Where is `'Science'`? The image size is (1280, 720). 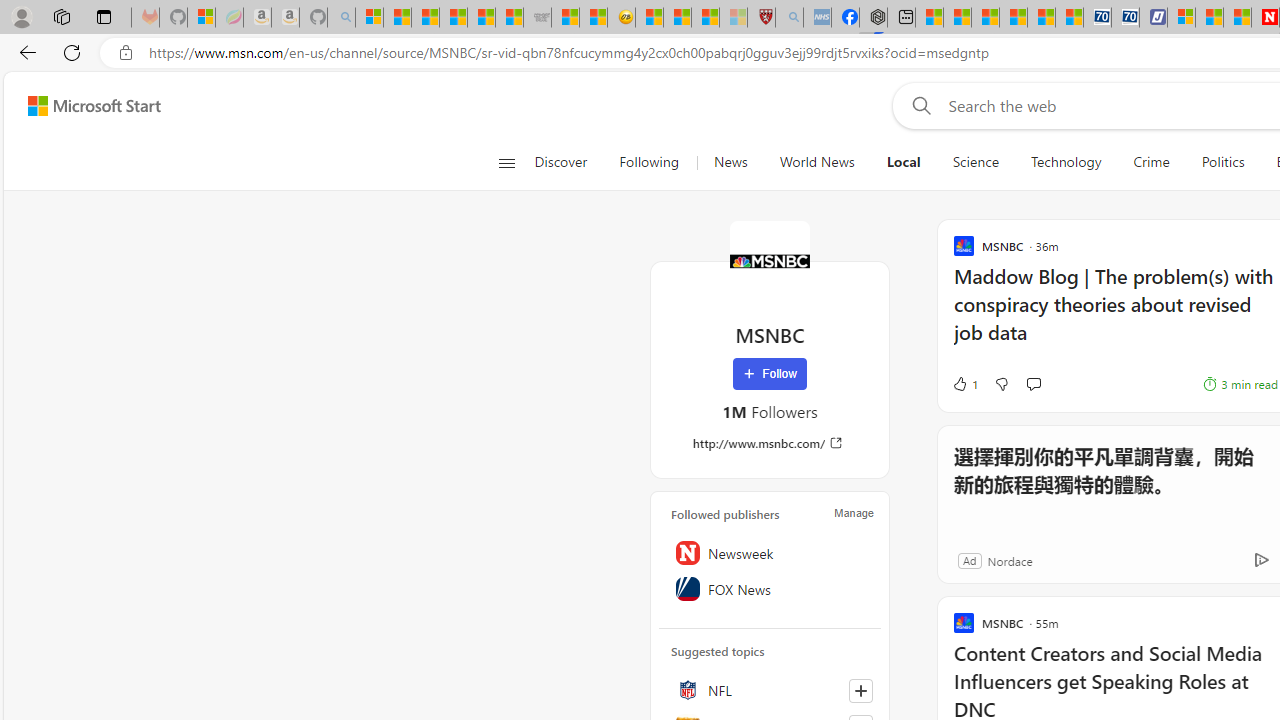 'Science' is located at coordinates (975, 162).